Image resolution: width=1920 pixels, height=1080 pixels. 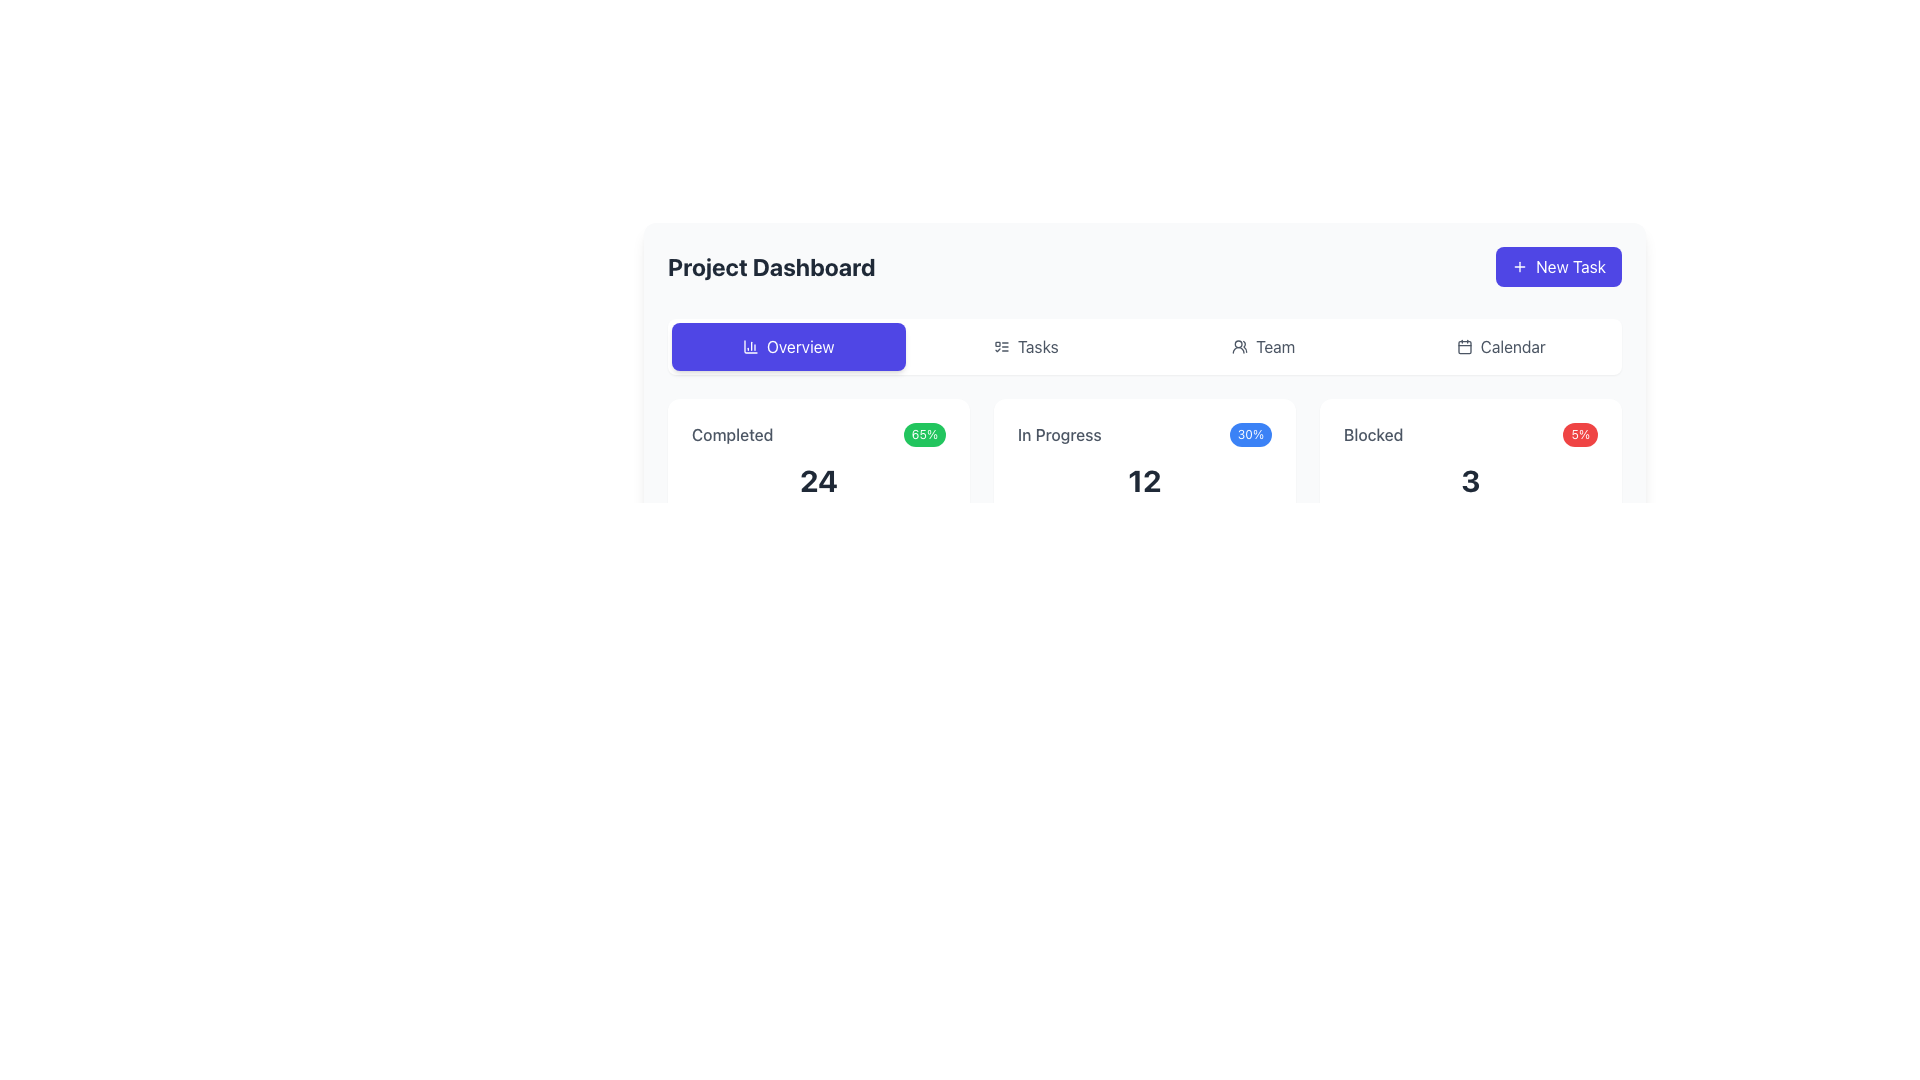 I want to click on the red badge displaying '5%' in white, which is located at the top-right corner of the 'Blocked' section, so click(x=1579, y=434).